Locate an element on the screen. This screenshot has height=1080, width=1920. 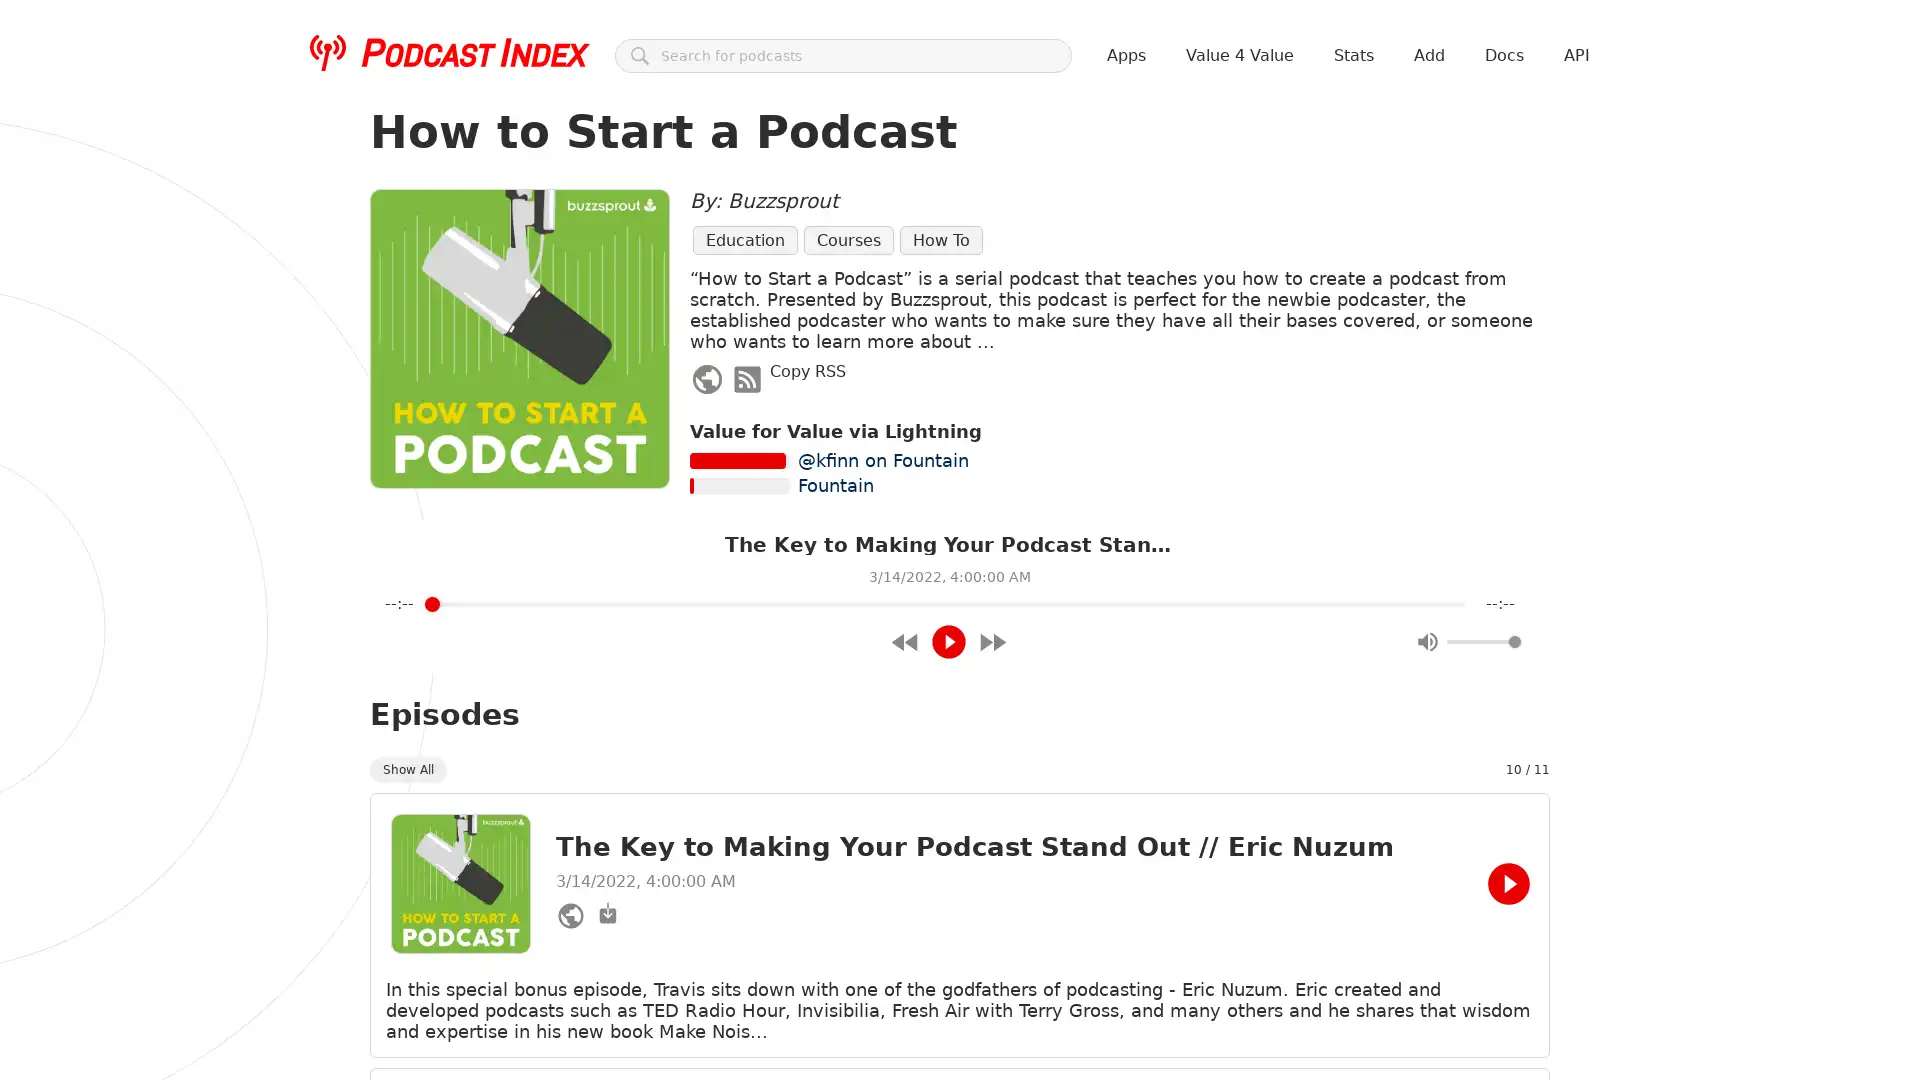
Play is located at coordinates (948, 641).